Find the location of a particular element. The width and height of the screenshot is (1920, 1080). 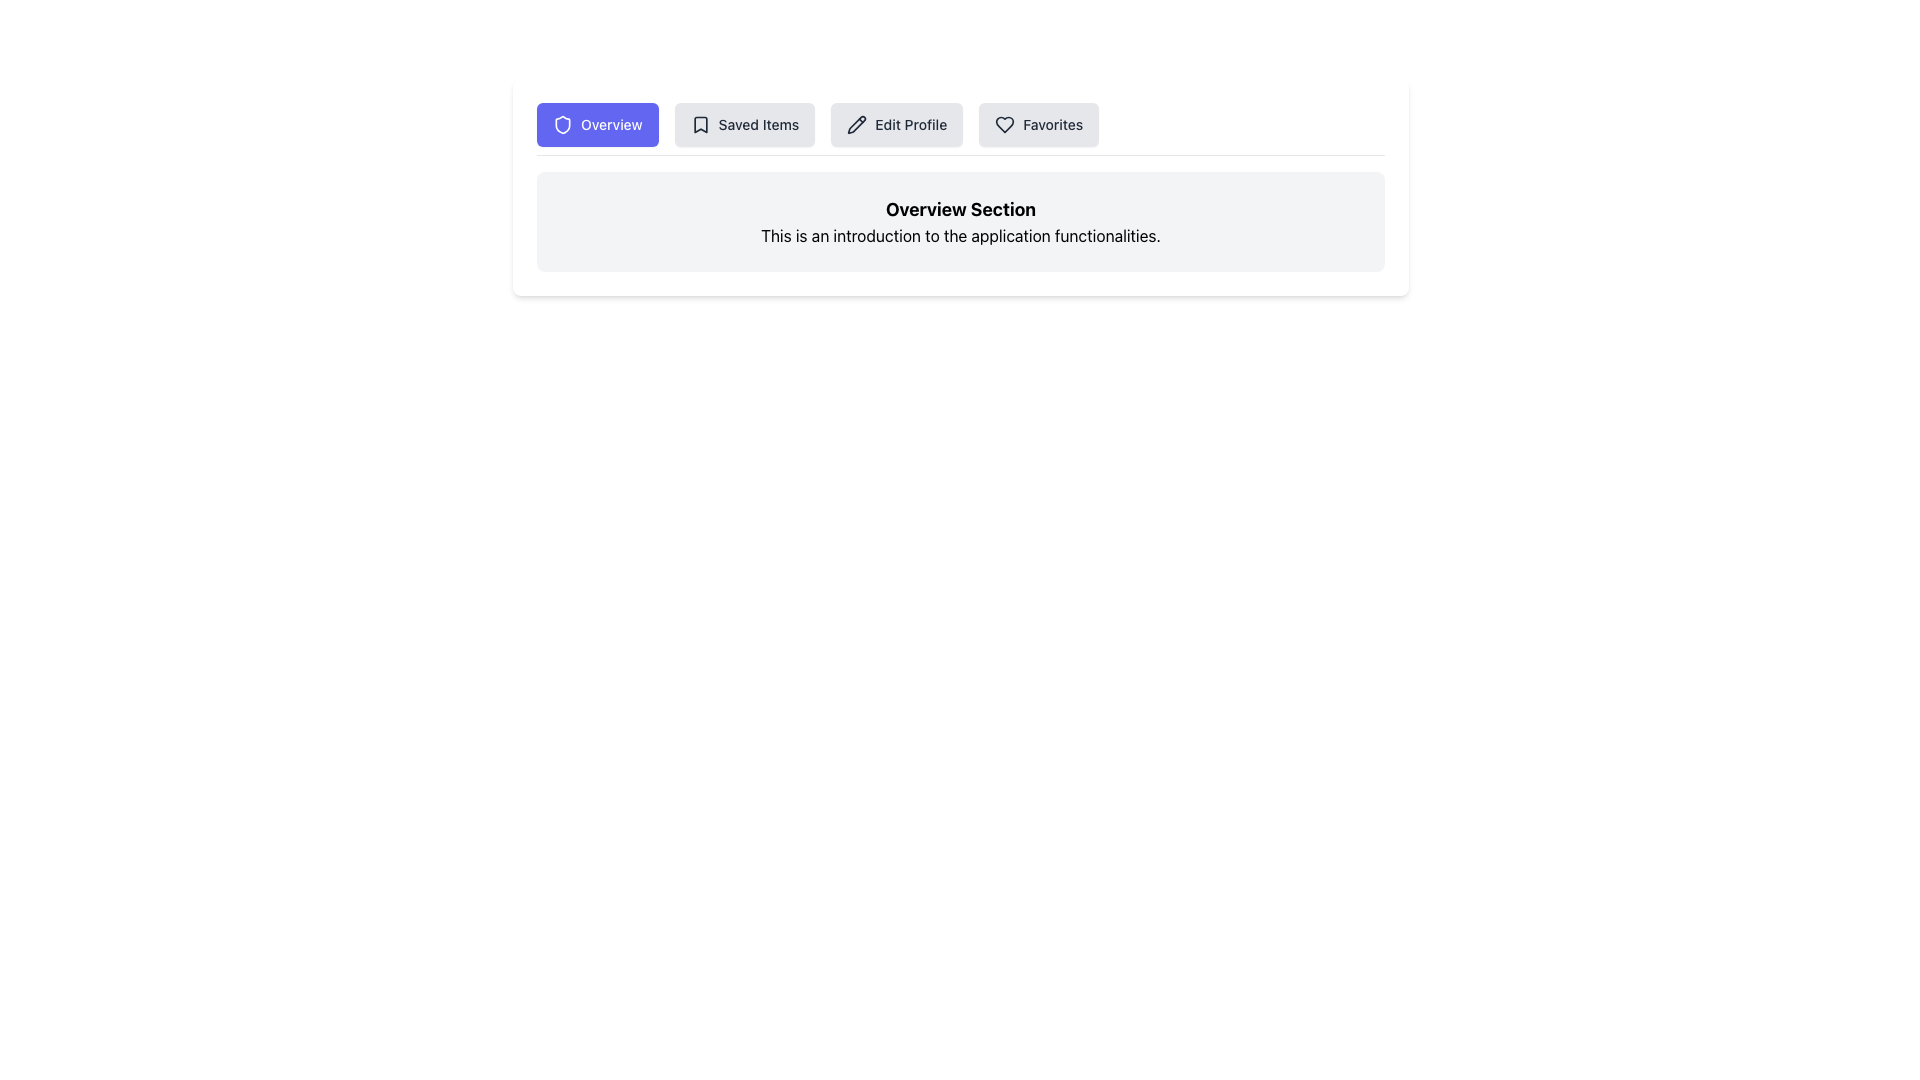

the heart-shaped icon within the 'Favorites' button, which is the fourth button in the navigation bar at the top, characterized by a gray background and rounded corners is located at coordinates (1005, 124).